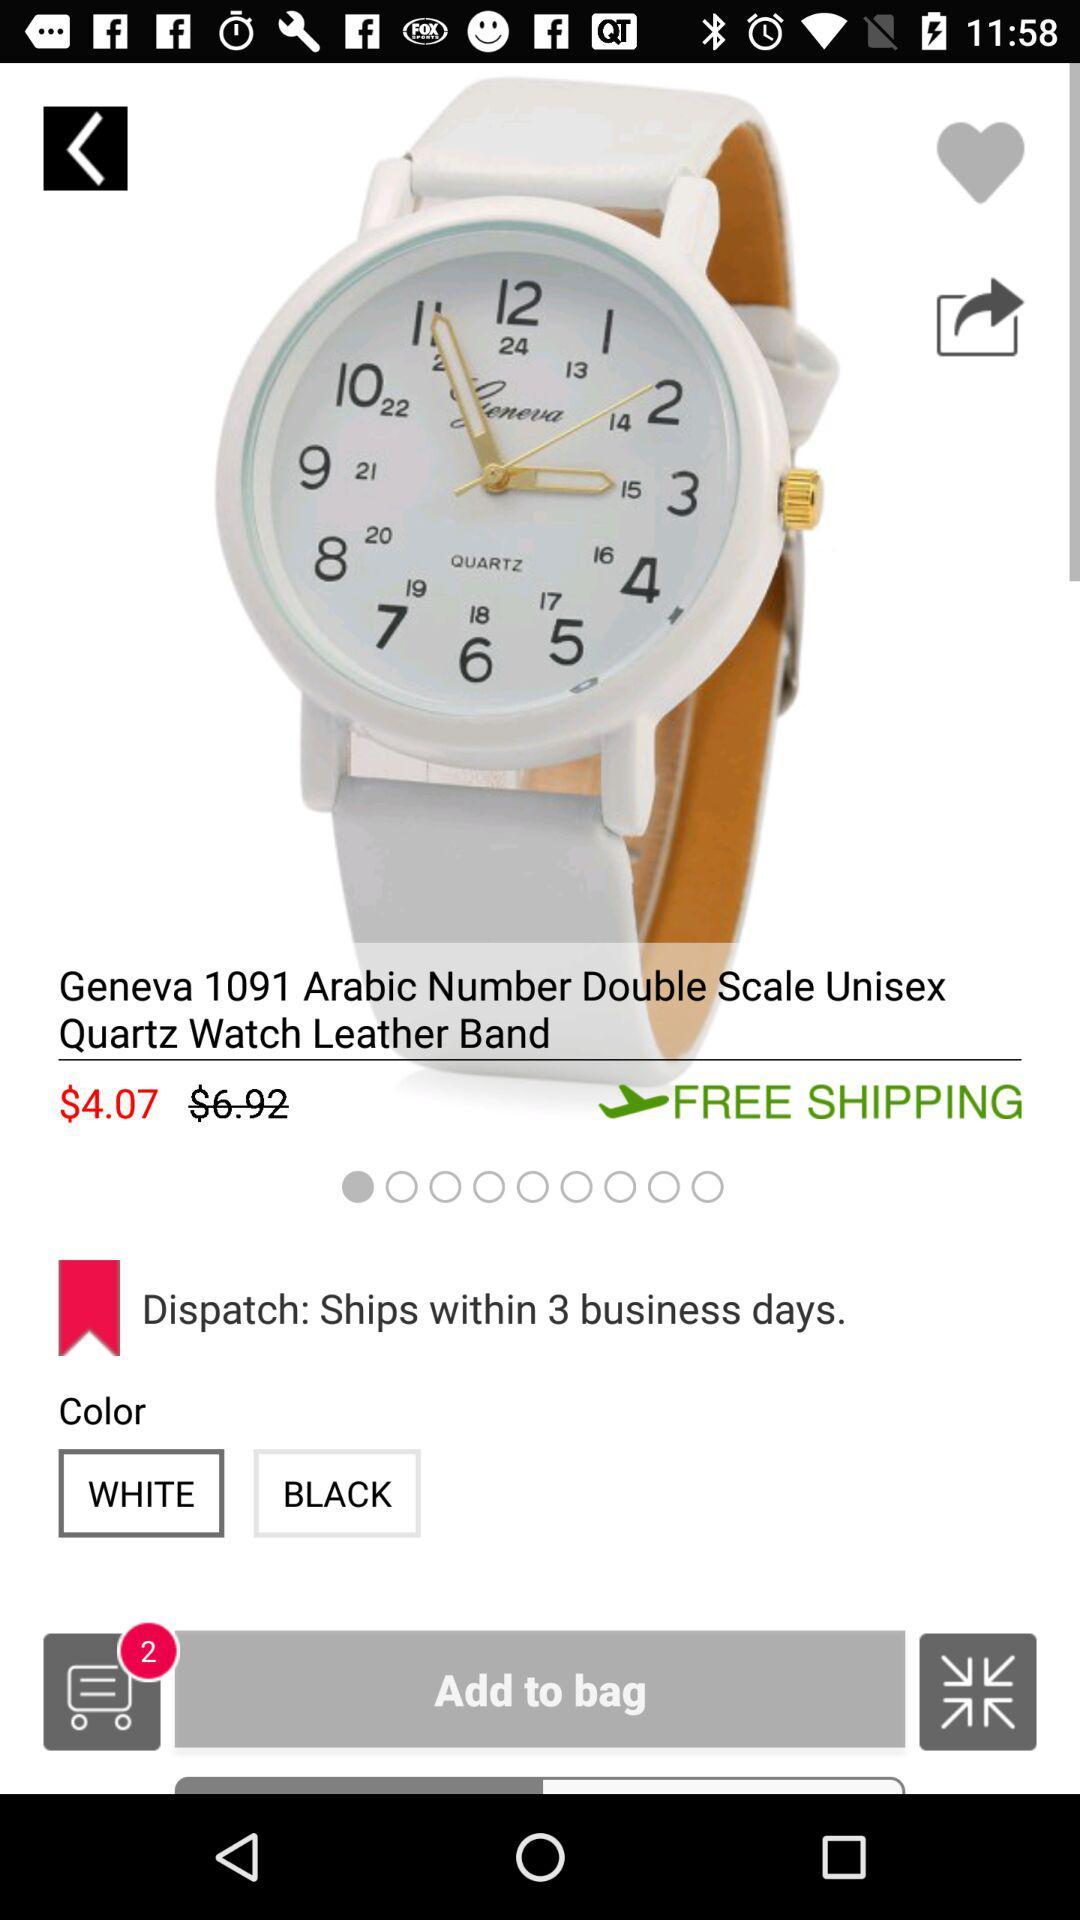  Describe the element at coordinates (722, 1785) in the screenshot. I see `the sizes` at that location.